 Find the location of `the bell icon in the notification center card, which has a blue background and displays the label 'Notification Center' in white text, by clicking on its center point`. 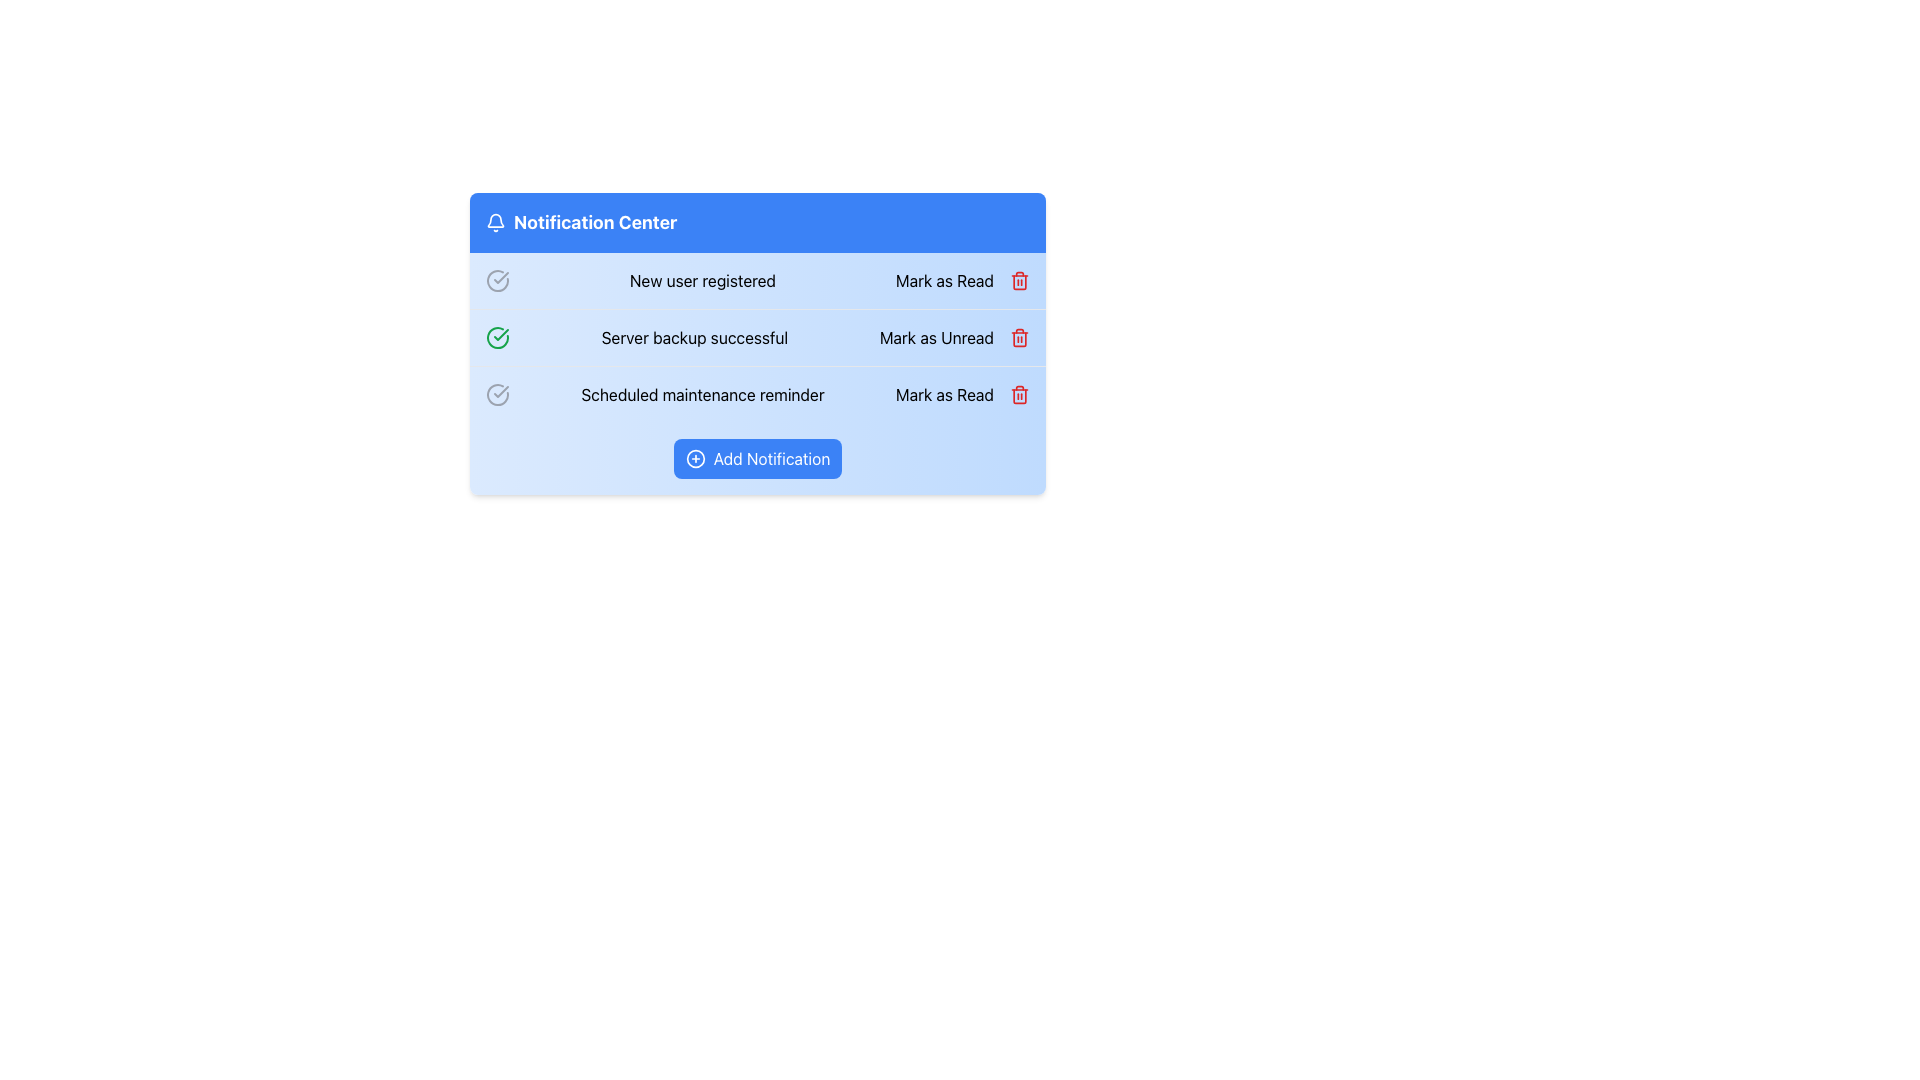

the bell icon in the notification center card, which has a blue background and displays the label 'Notification Center' in white text, by clicking on its center point is located at coordinates (495, 220).